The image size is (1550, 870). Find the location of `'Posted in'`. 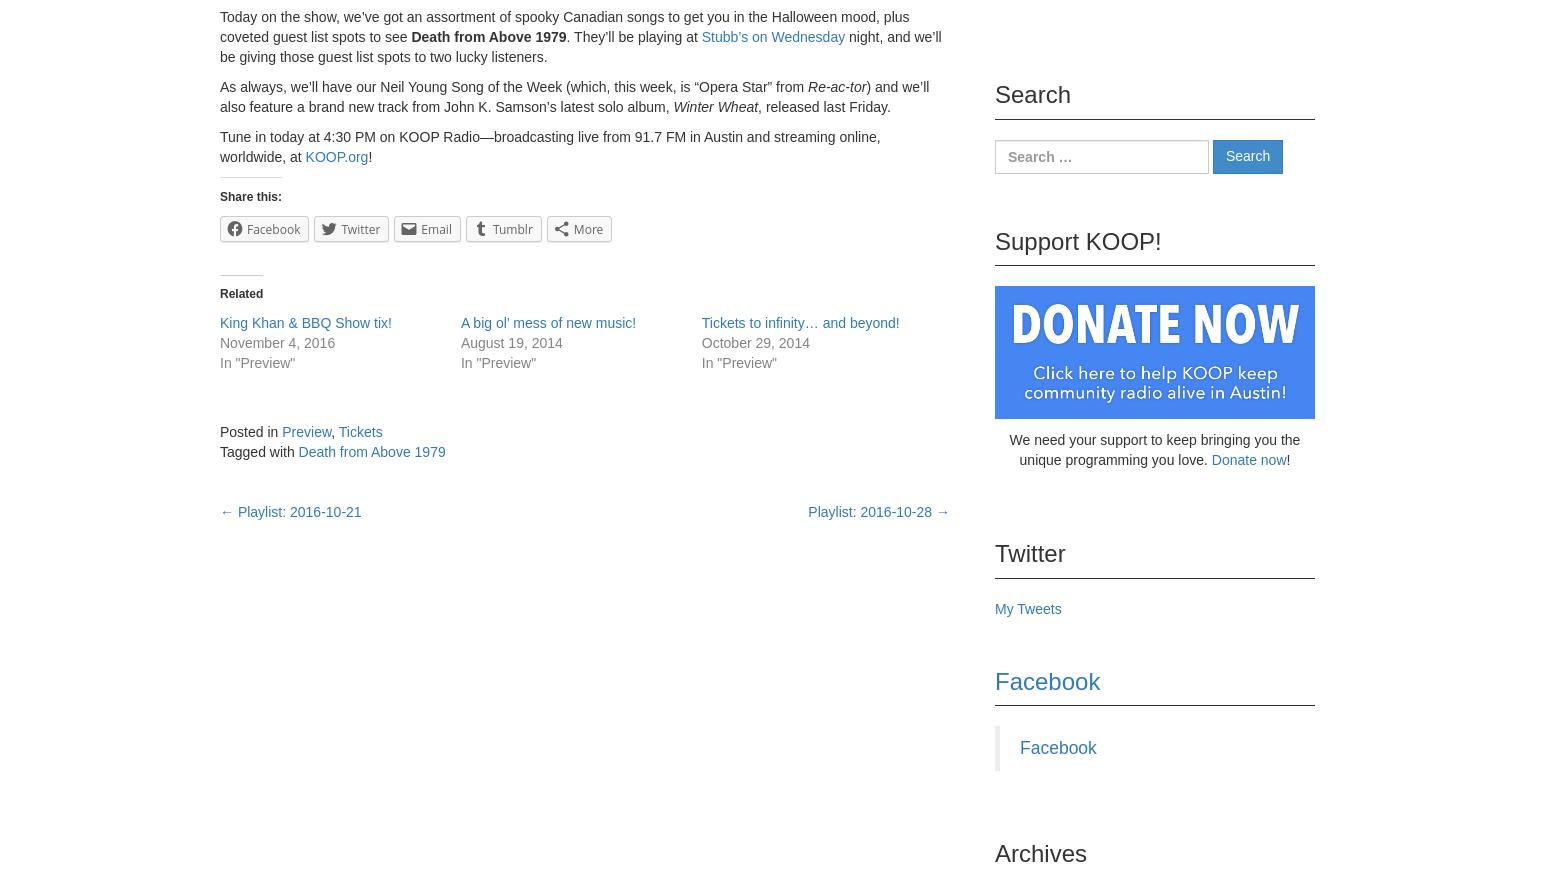

'Posted in' is located at coordinates (218, 432).